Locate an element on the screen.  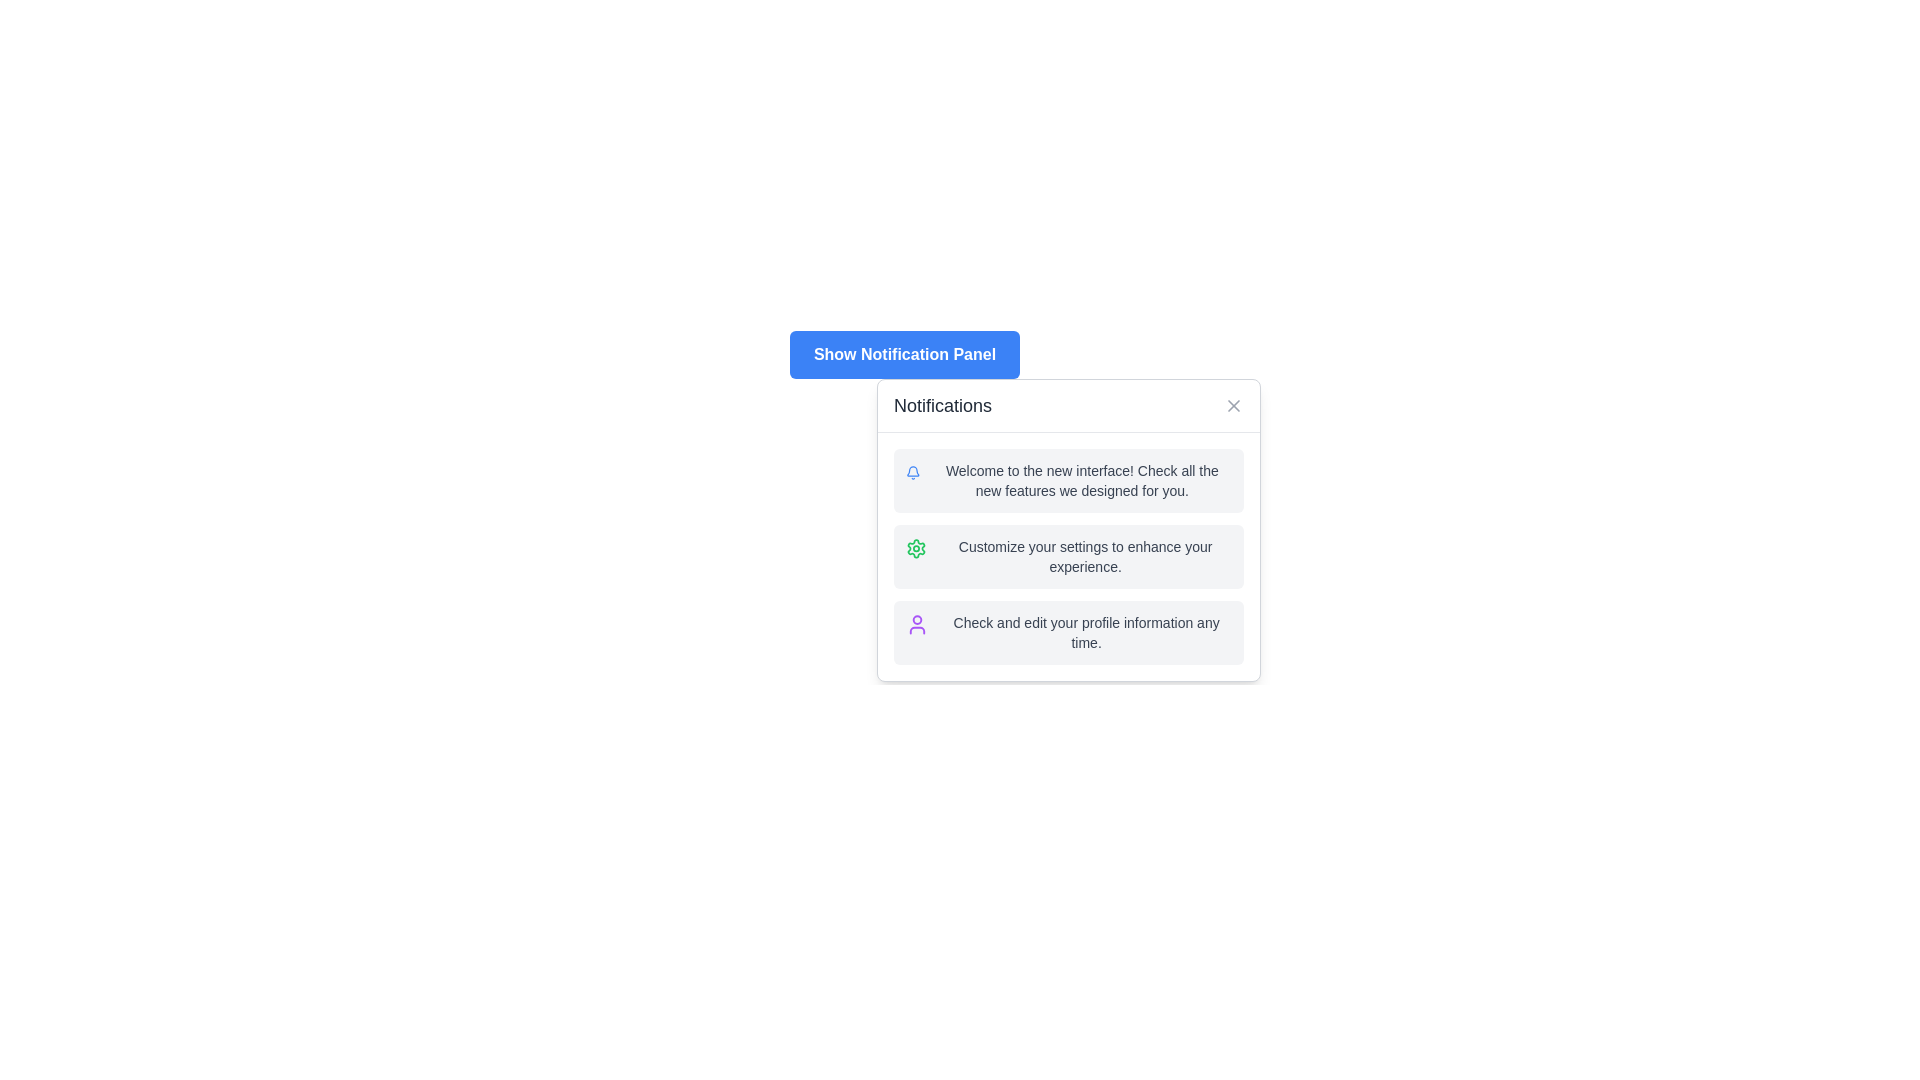
the settings icon located centrally within the second notification option in the notifications panel is located at coordinates (915, 548).